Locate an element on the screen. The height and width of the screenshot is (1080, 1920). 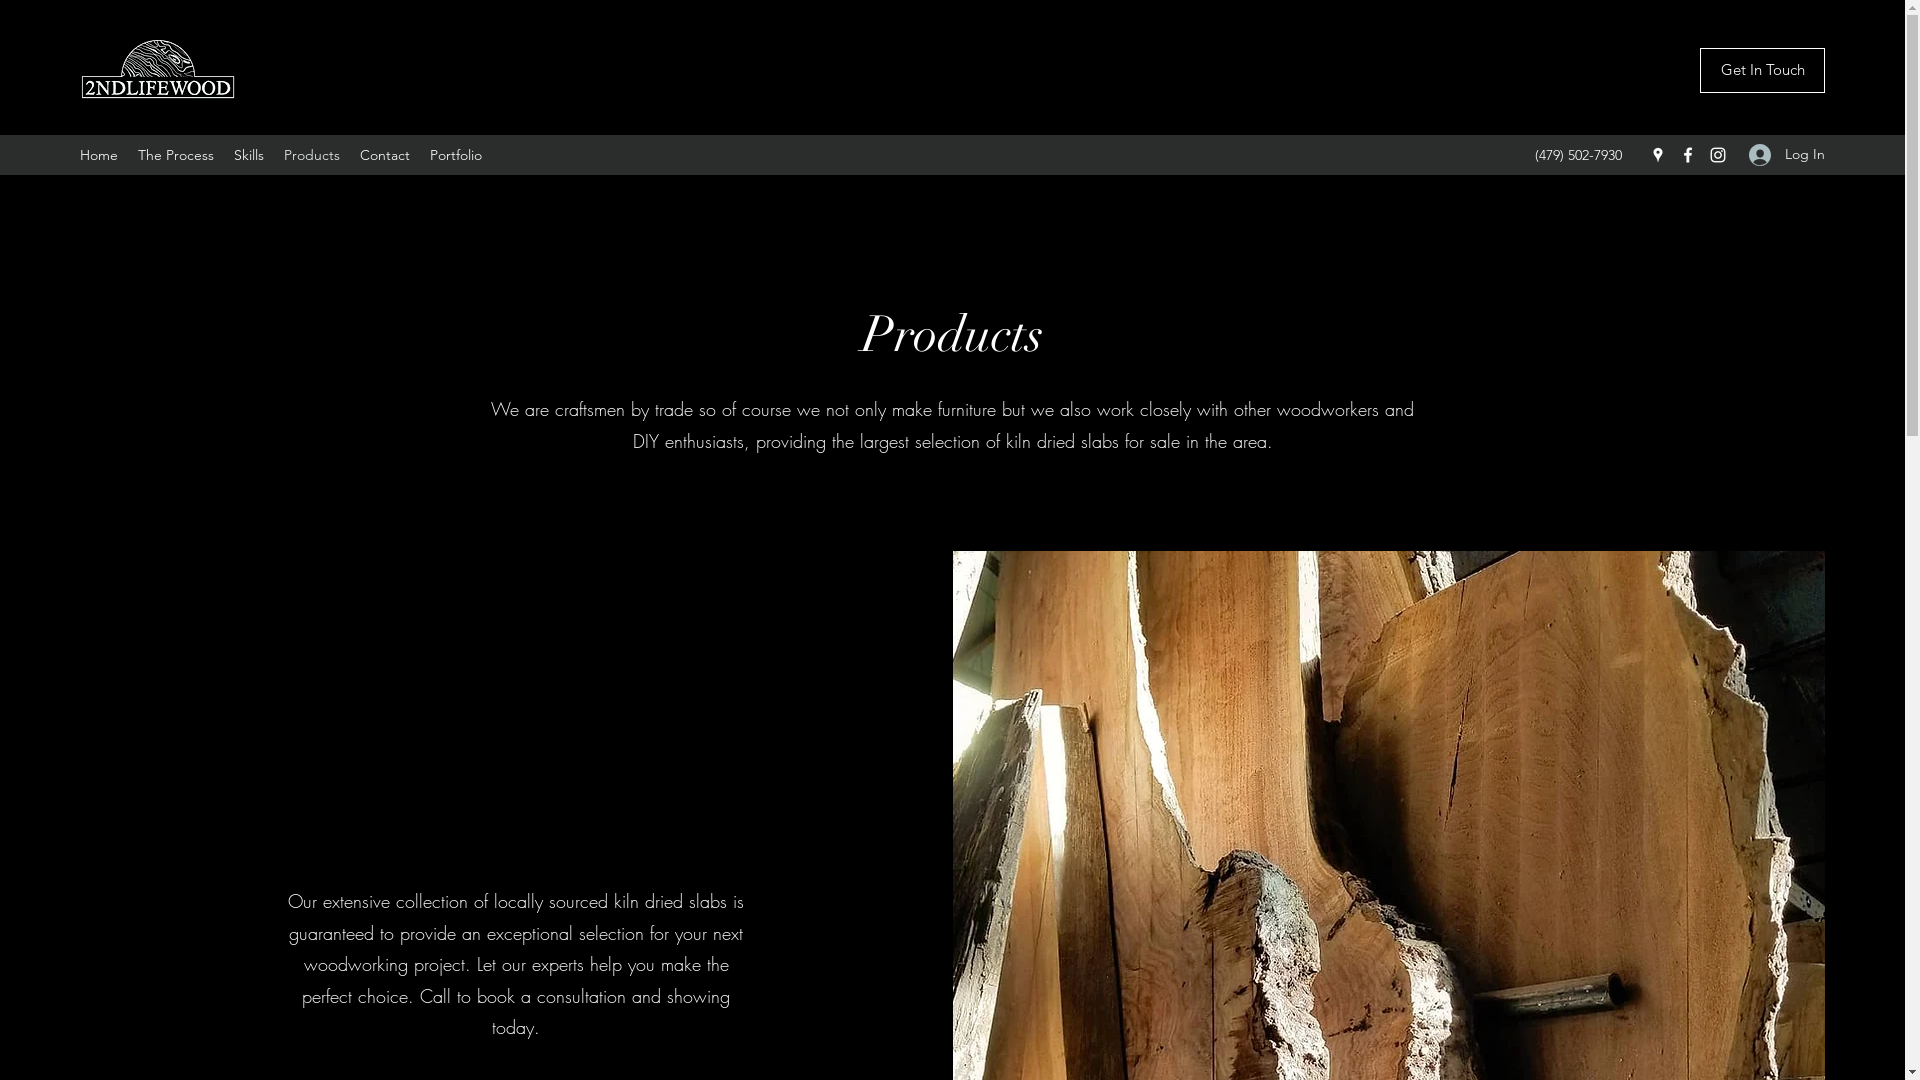
'Get In Touch' is located at coordinates (1762, 69).